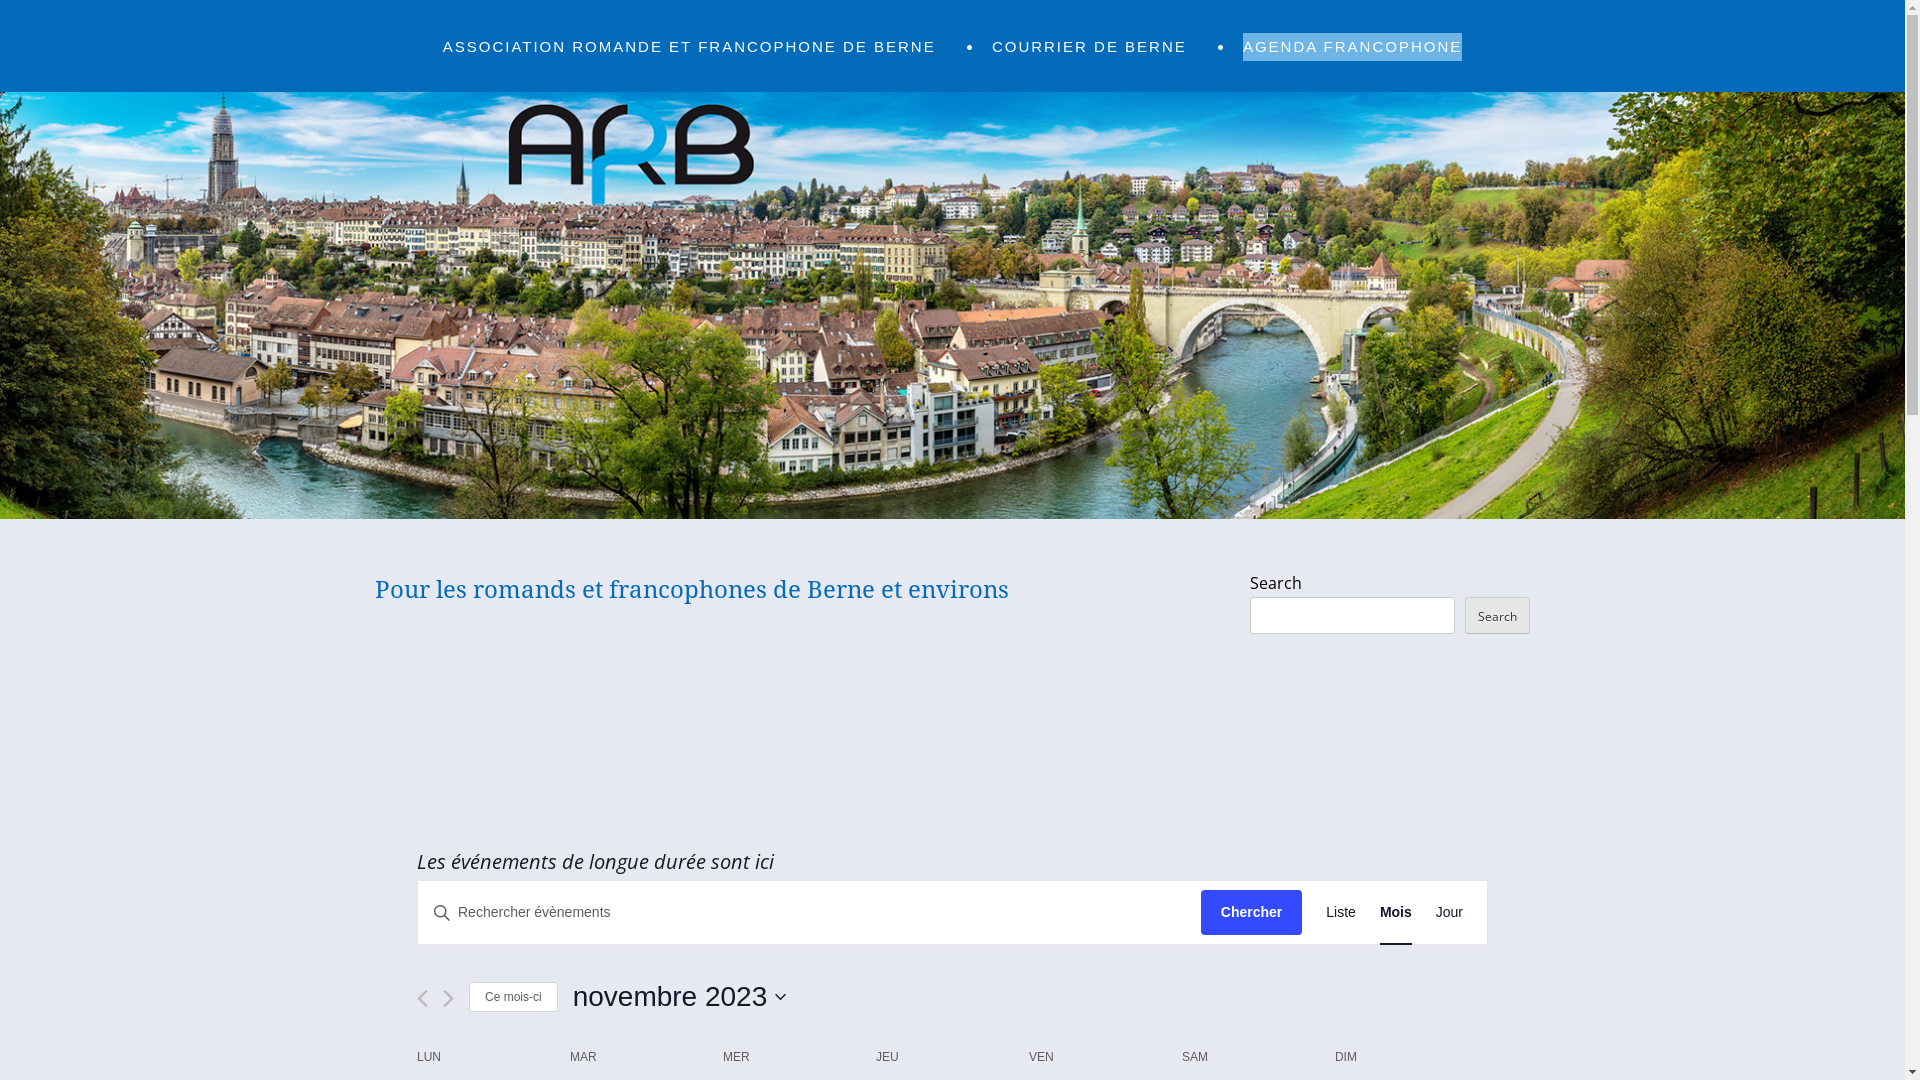 The height and width of the screenshot is (1080, 1920). Describe the element at coordinates (680, 996) in the screenshot. I see `'novembre 2023'` at that location.